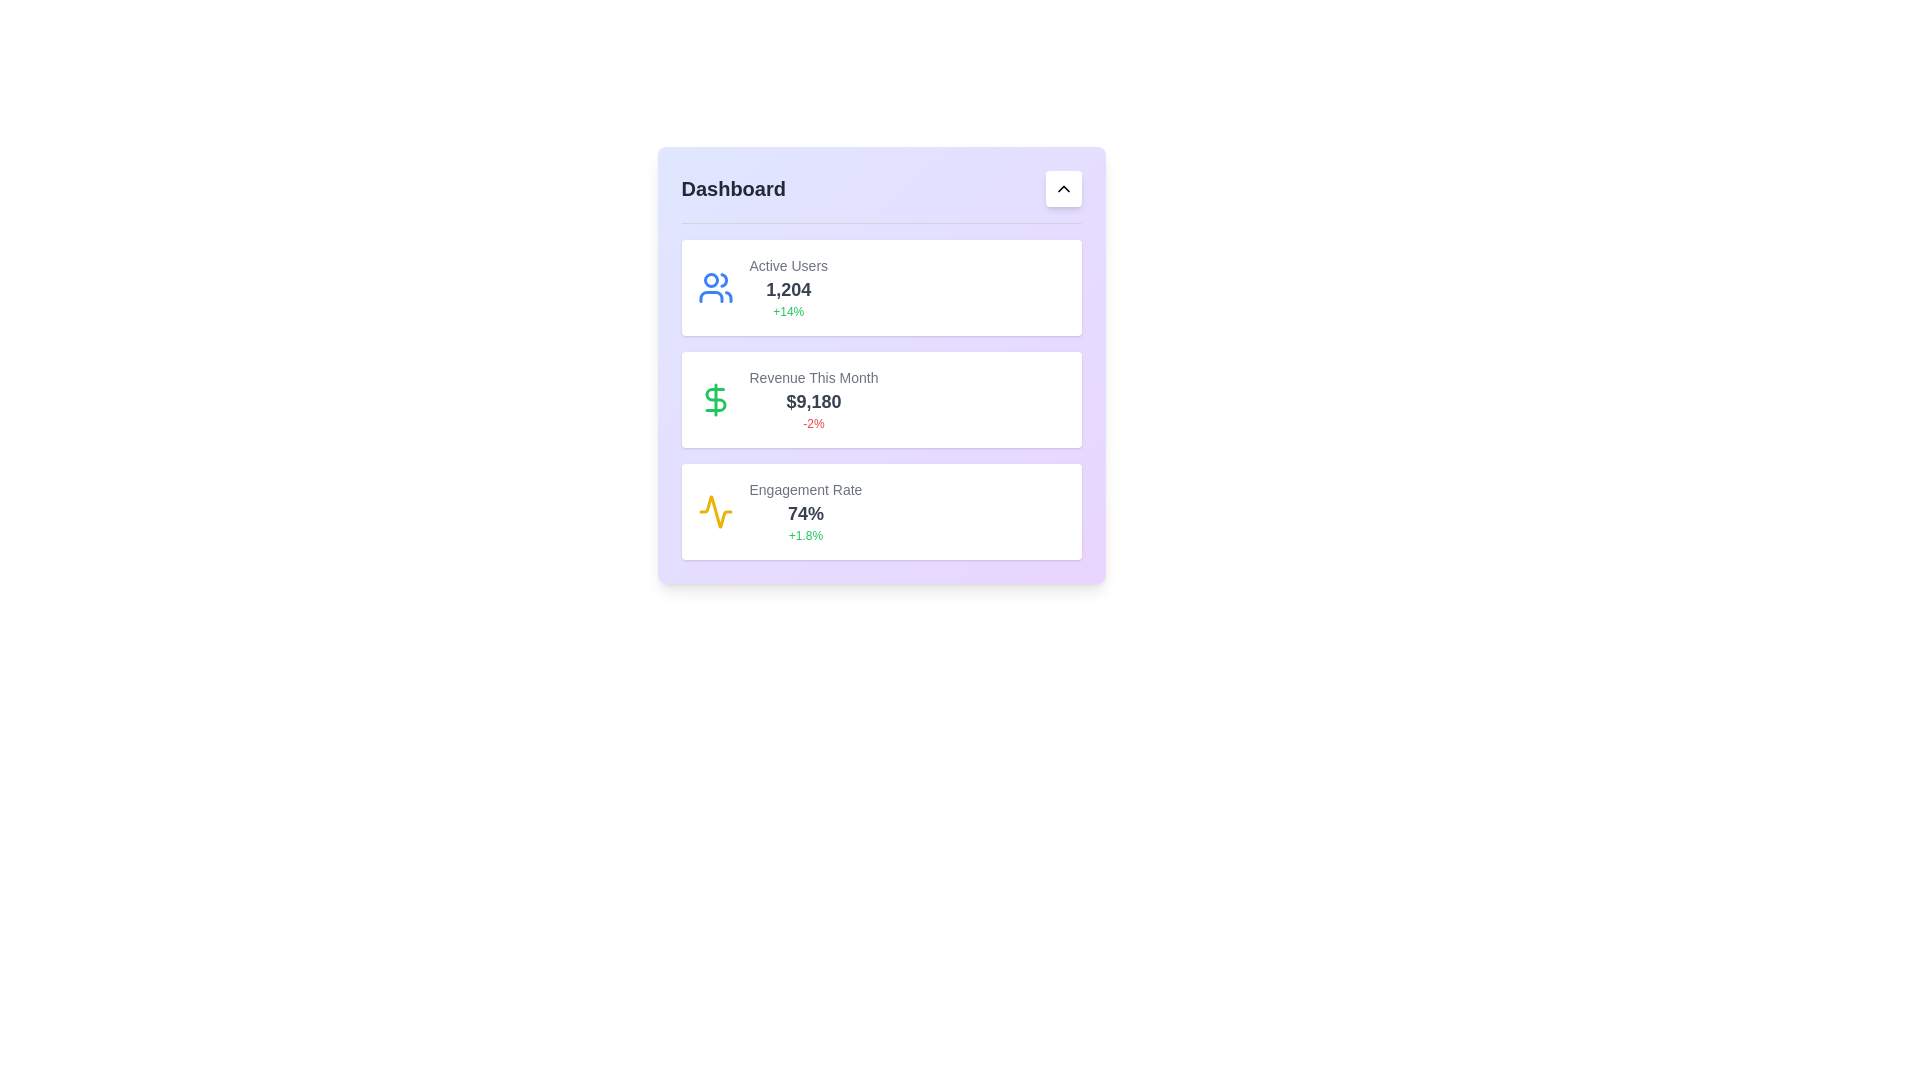 The width and height of the screenshot is (1920, 1080). What do you see at coordinates (806, 489) in the screenshot?
I see `the static text label 'Engagement Rate' located at the top of the third card in the vertical set of cards, which provides context for the numerical data displayed below it` at bounding box center [806, 489].